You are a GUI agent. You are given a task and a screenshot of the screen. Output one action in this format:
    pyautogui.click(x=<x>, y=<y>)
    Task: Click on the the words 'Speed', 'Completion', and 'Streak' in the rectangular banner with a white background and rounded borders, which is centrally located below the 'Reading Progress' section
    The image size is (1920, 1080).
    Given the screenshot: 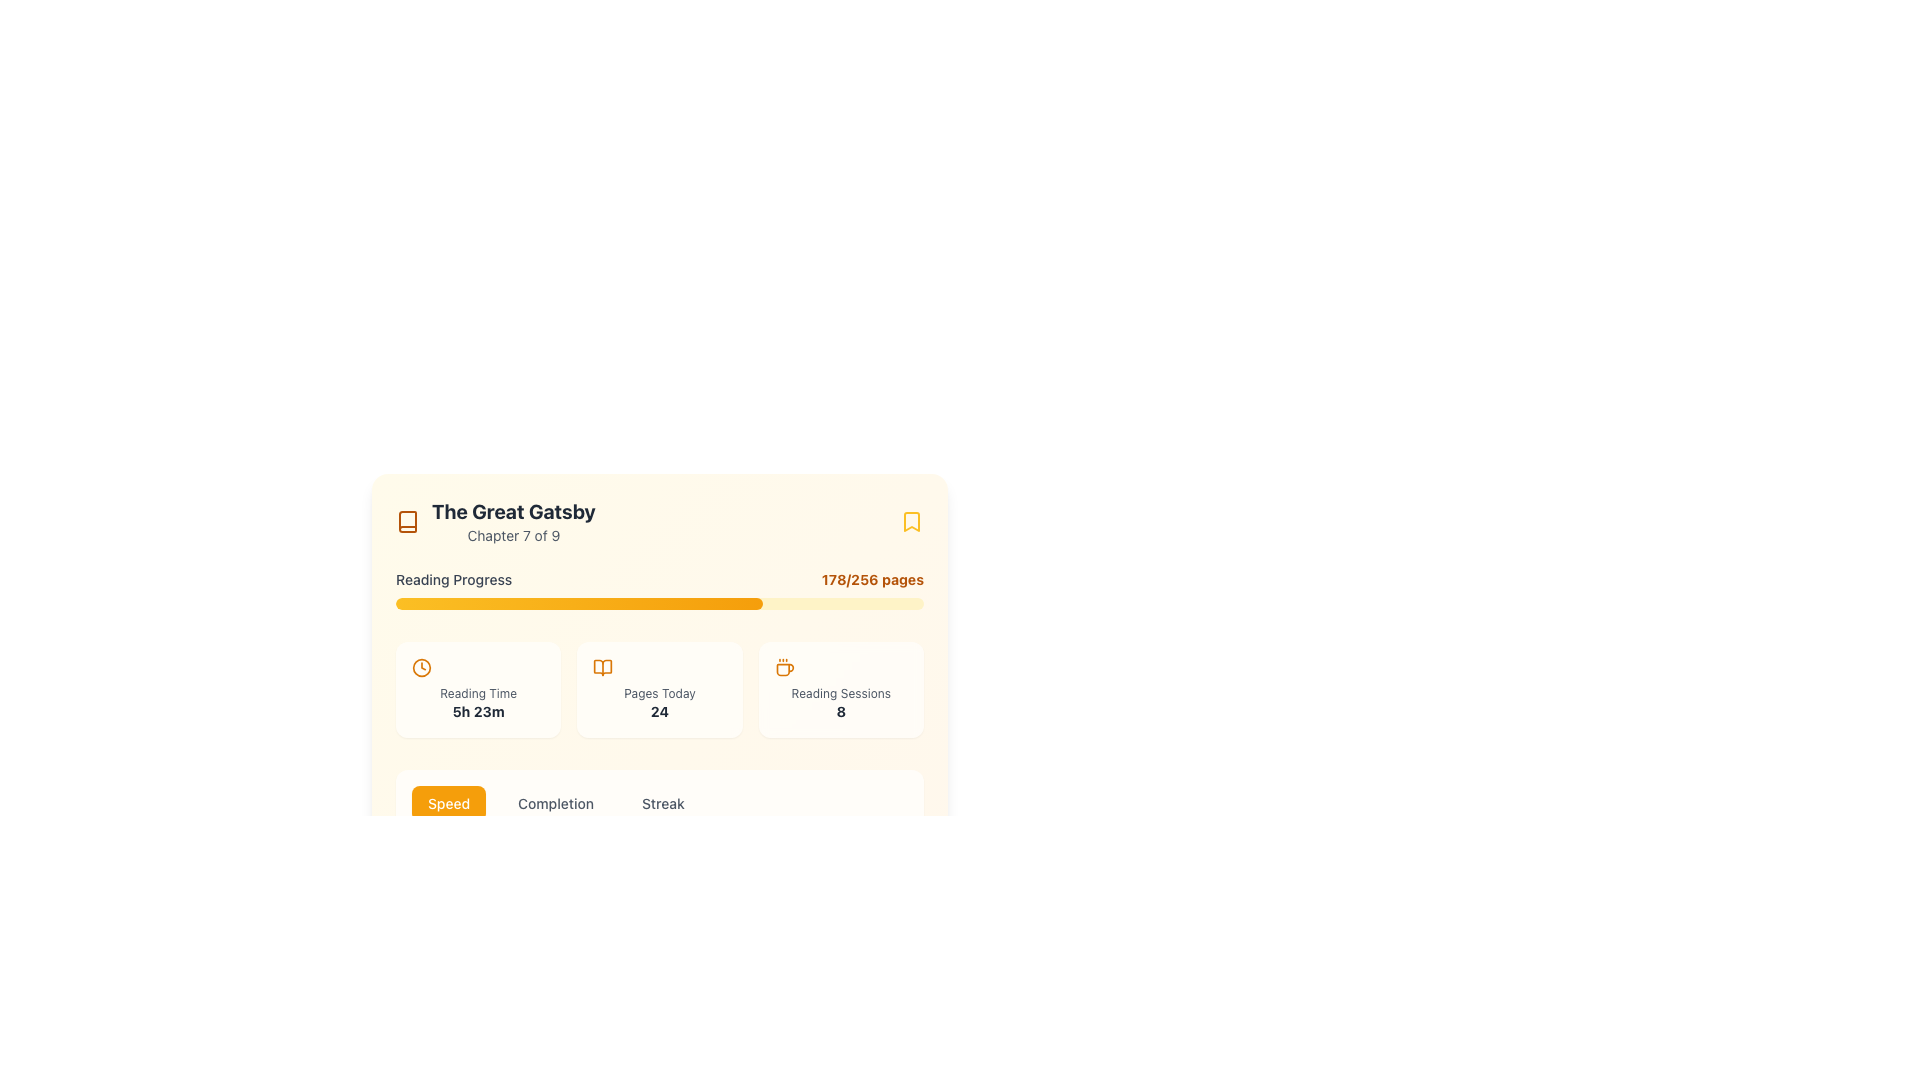 What is the action you would take?
    pyautogui.click(x=660, y=874)
    